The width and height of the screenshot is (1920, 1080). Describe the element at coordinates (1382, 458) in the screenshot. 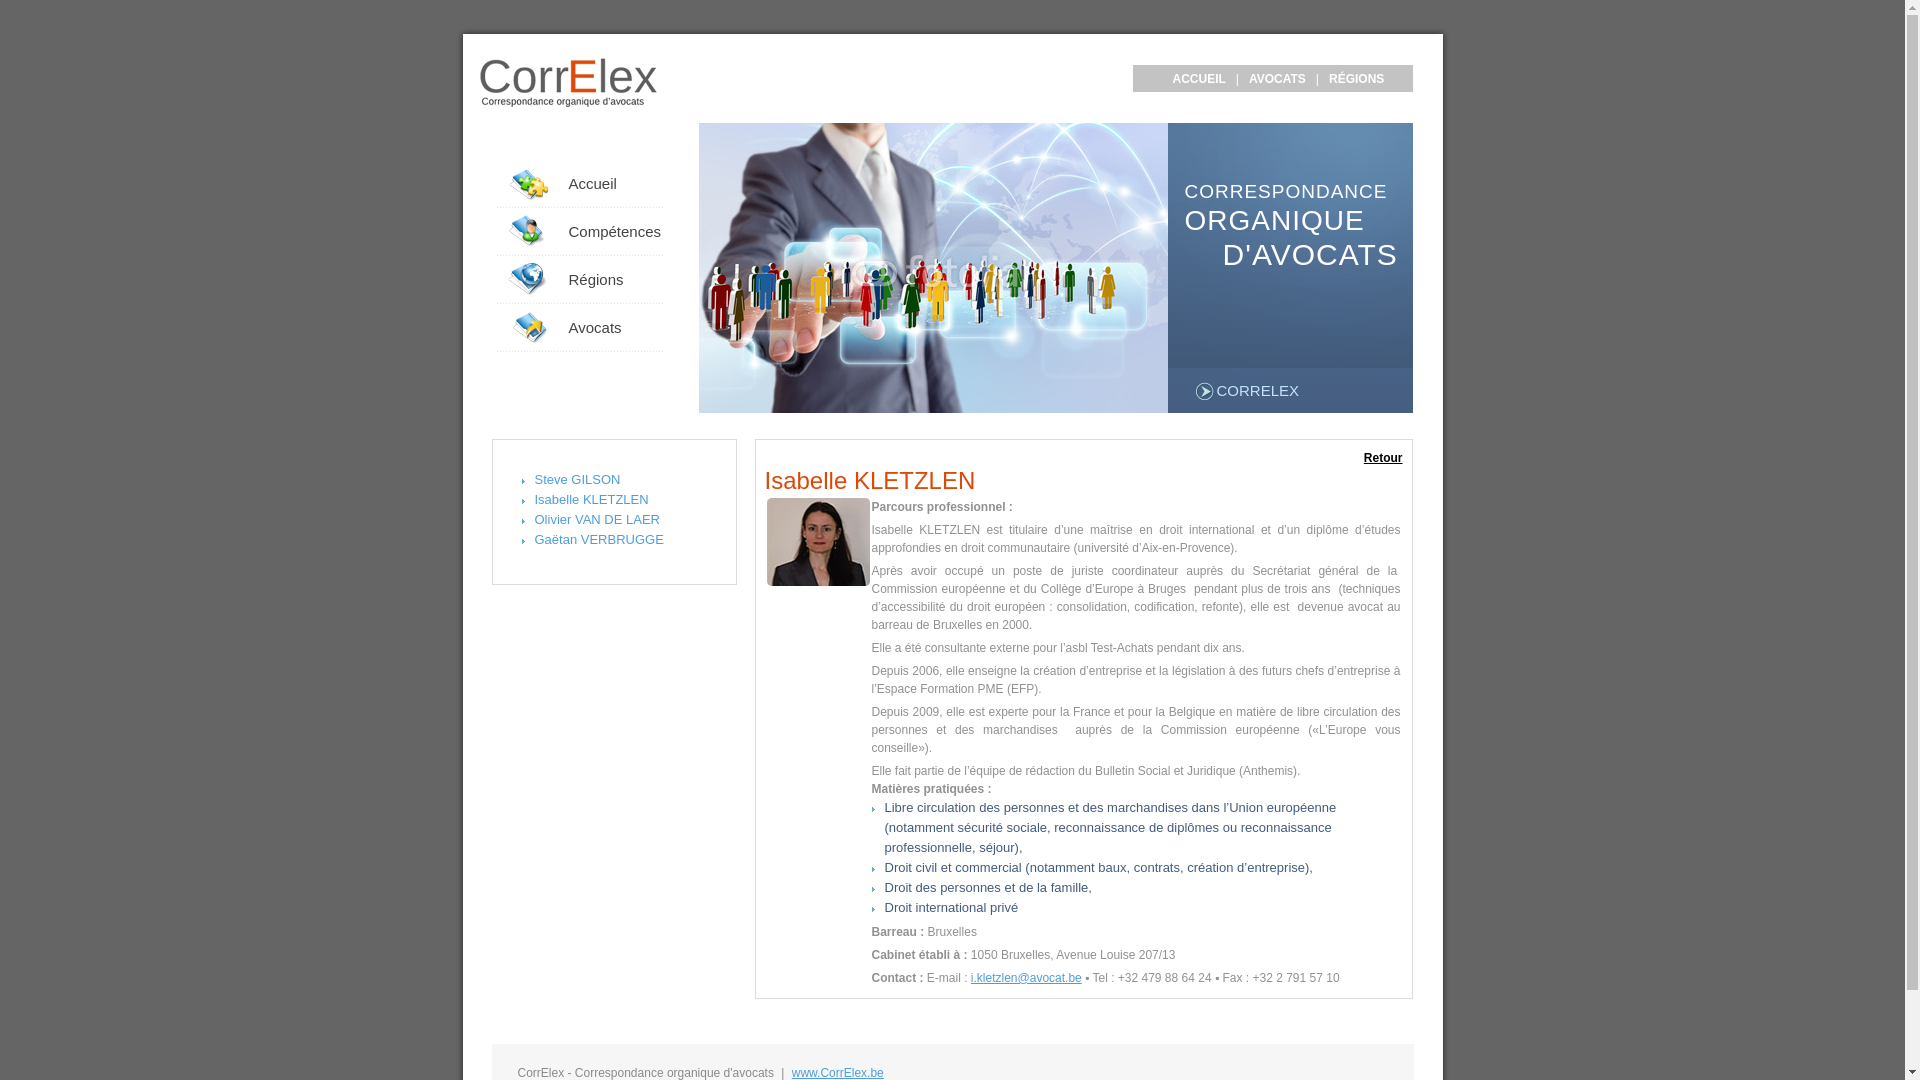

I see `'Retour'` at that location.